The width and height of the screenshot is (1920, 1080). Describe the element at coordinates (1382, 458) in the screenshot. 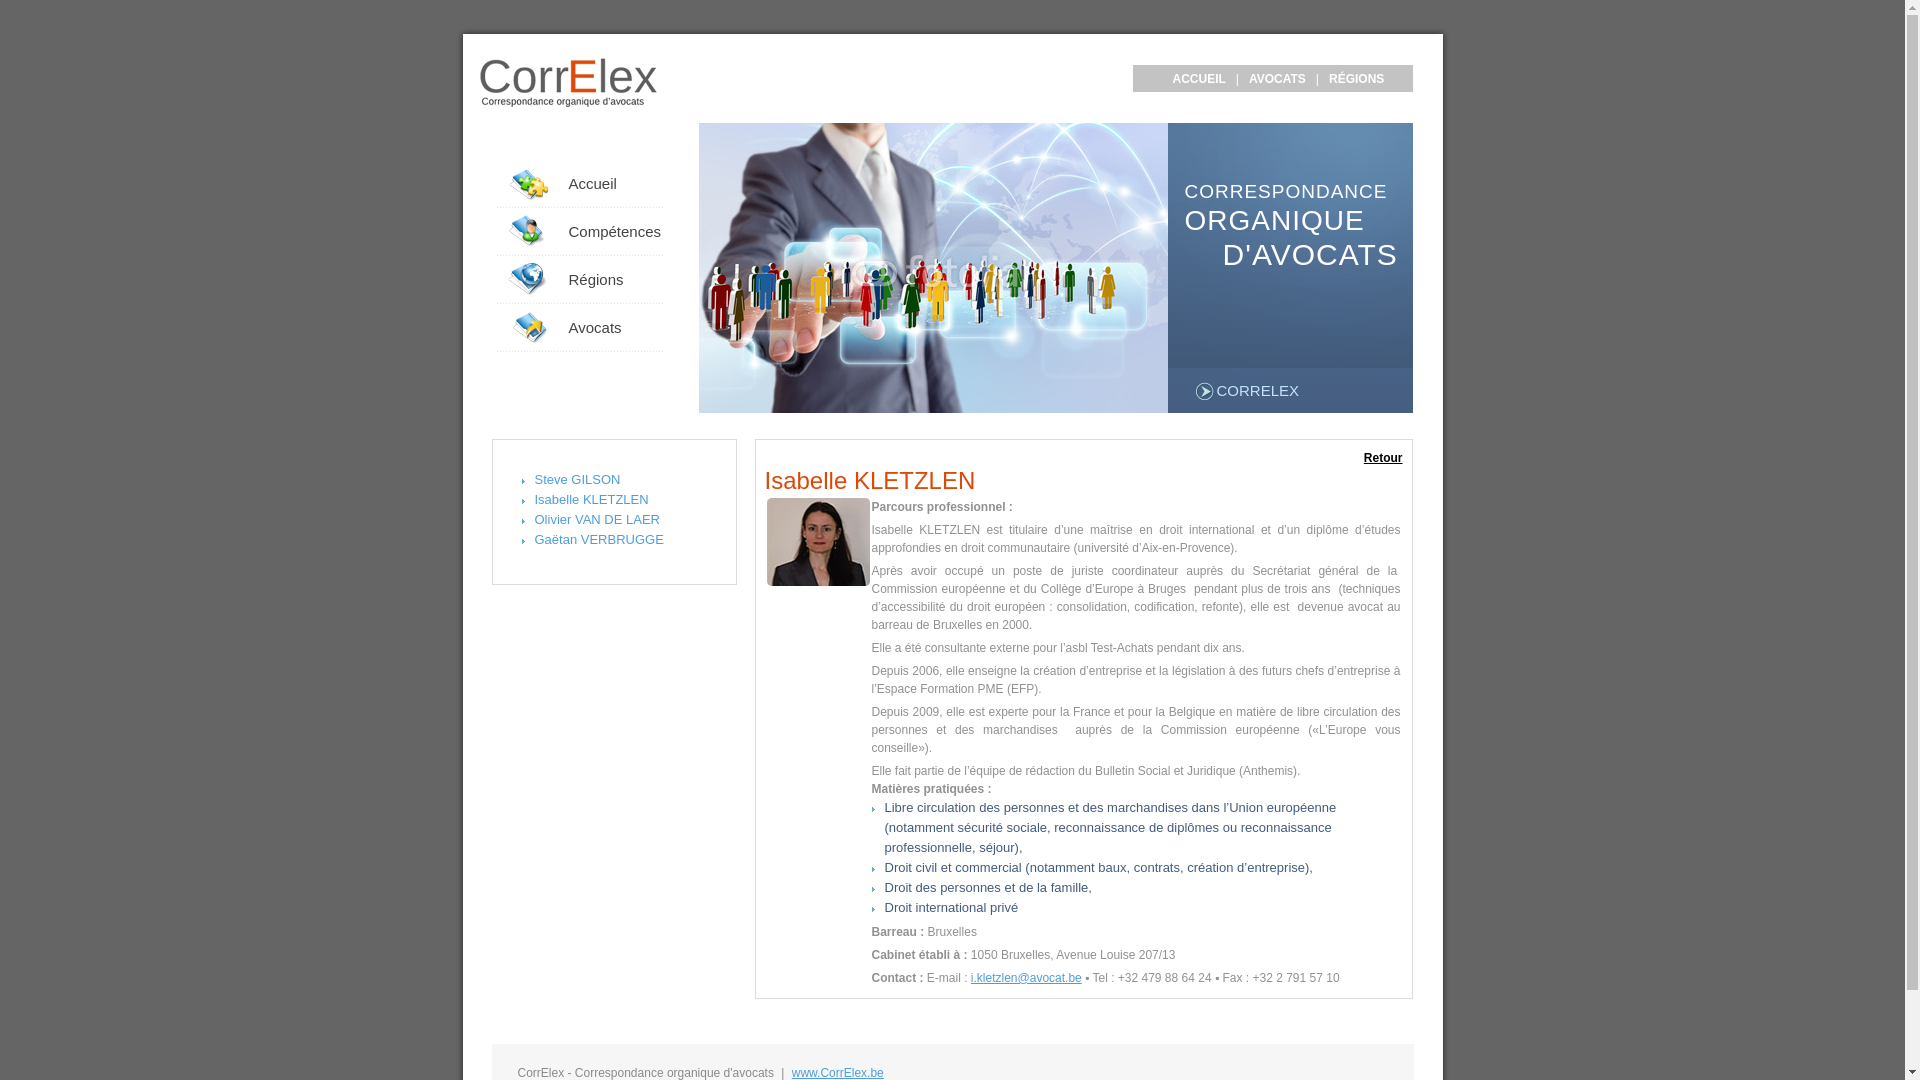

I see `'Retour'` at that location.